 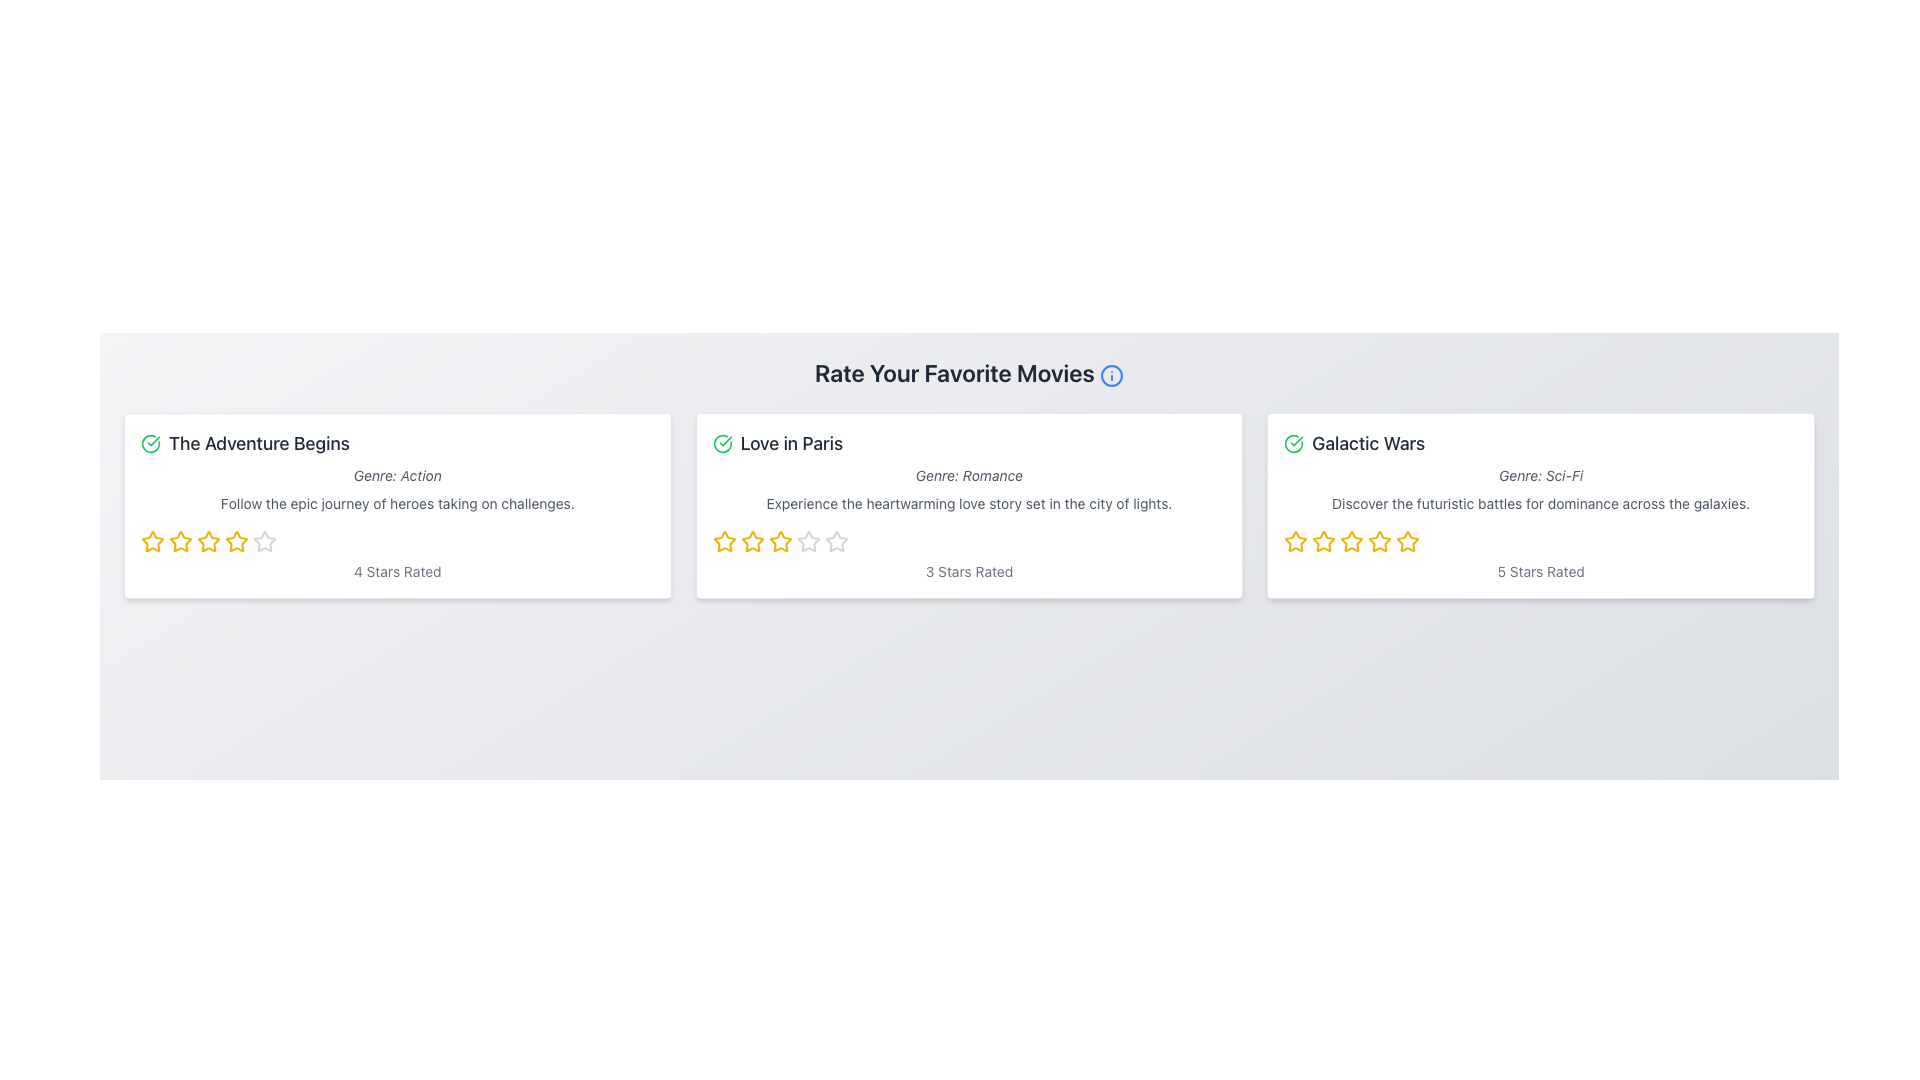 I want to click on the second star icon in the rating system located within the card titled 'The Adventure Begins', so click(x=209, y=541).